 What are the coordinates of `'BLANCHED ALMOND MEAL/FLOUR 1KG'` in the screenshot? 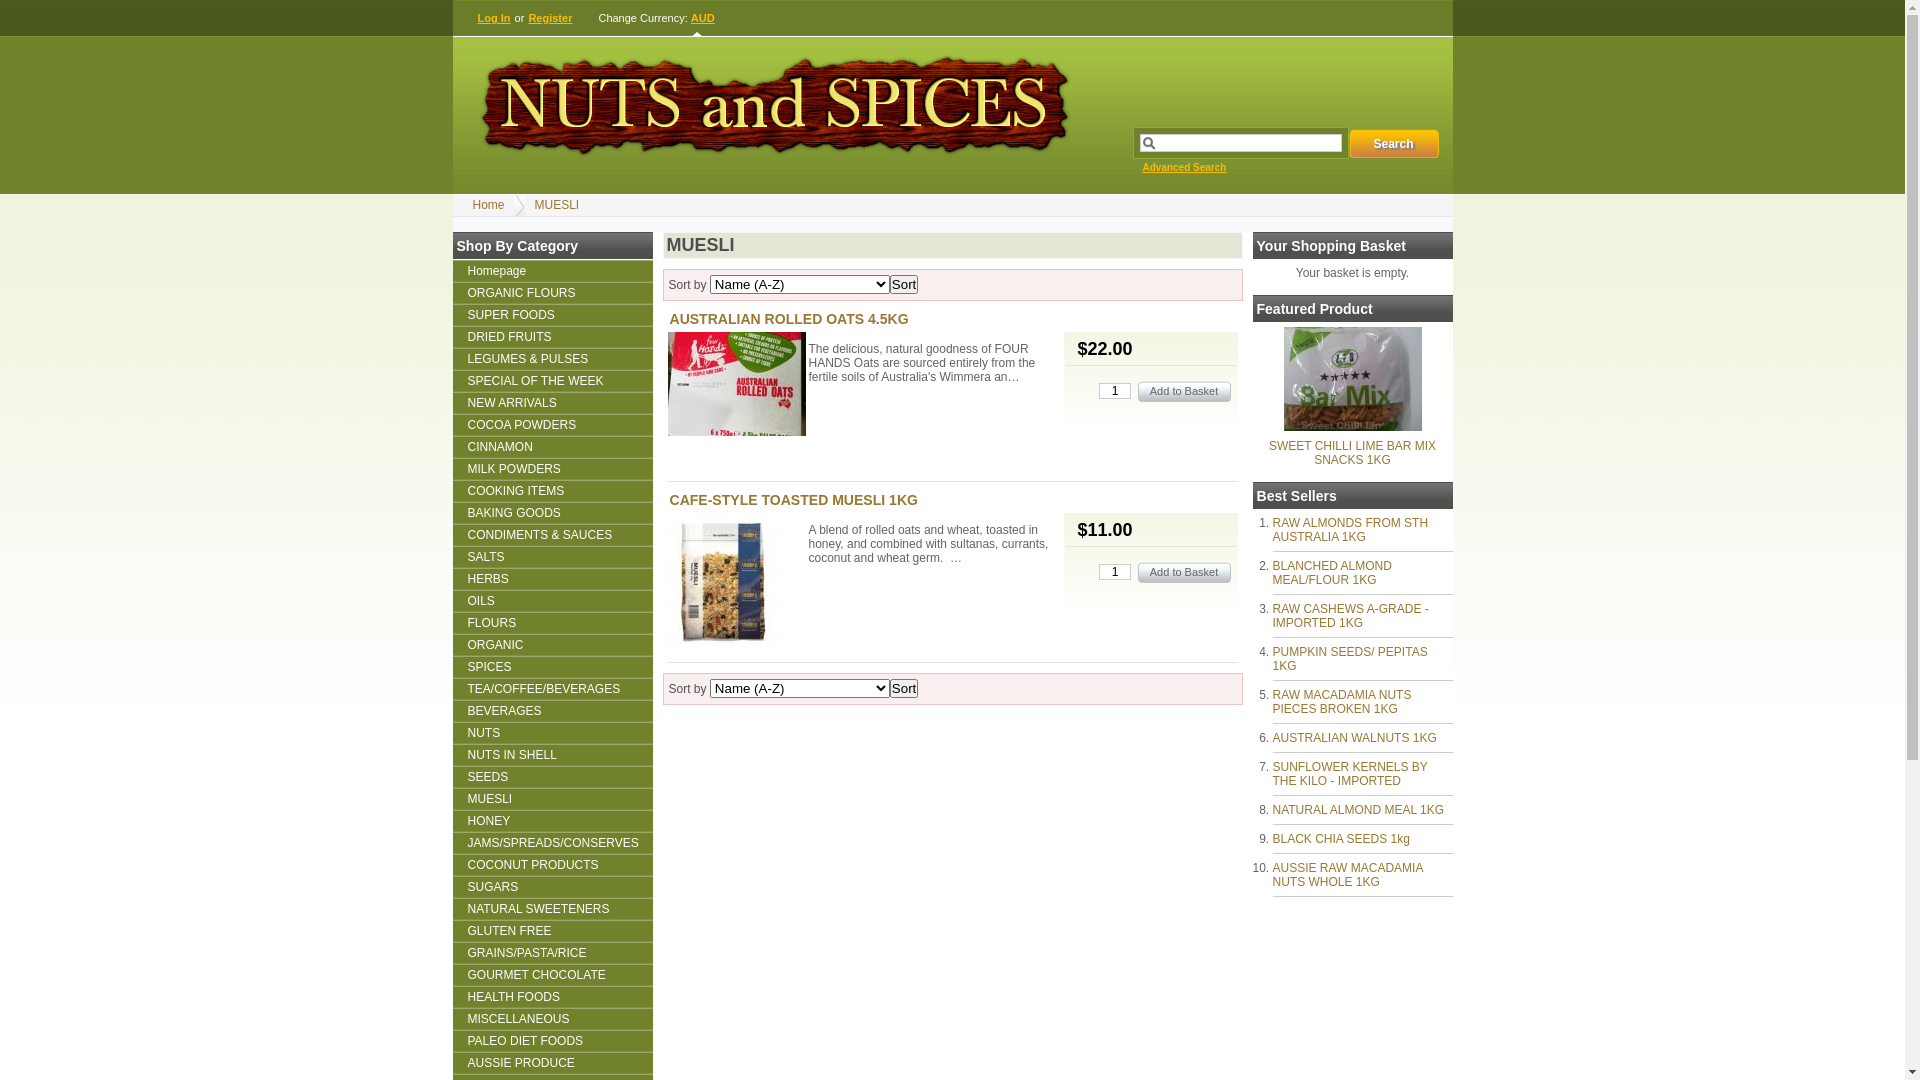 It's located at (1331, 573).